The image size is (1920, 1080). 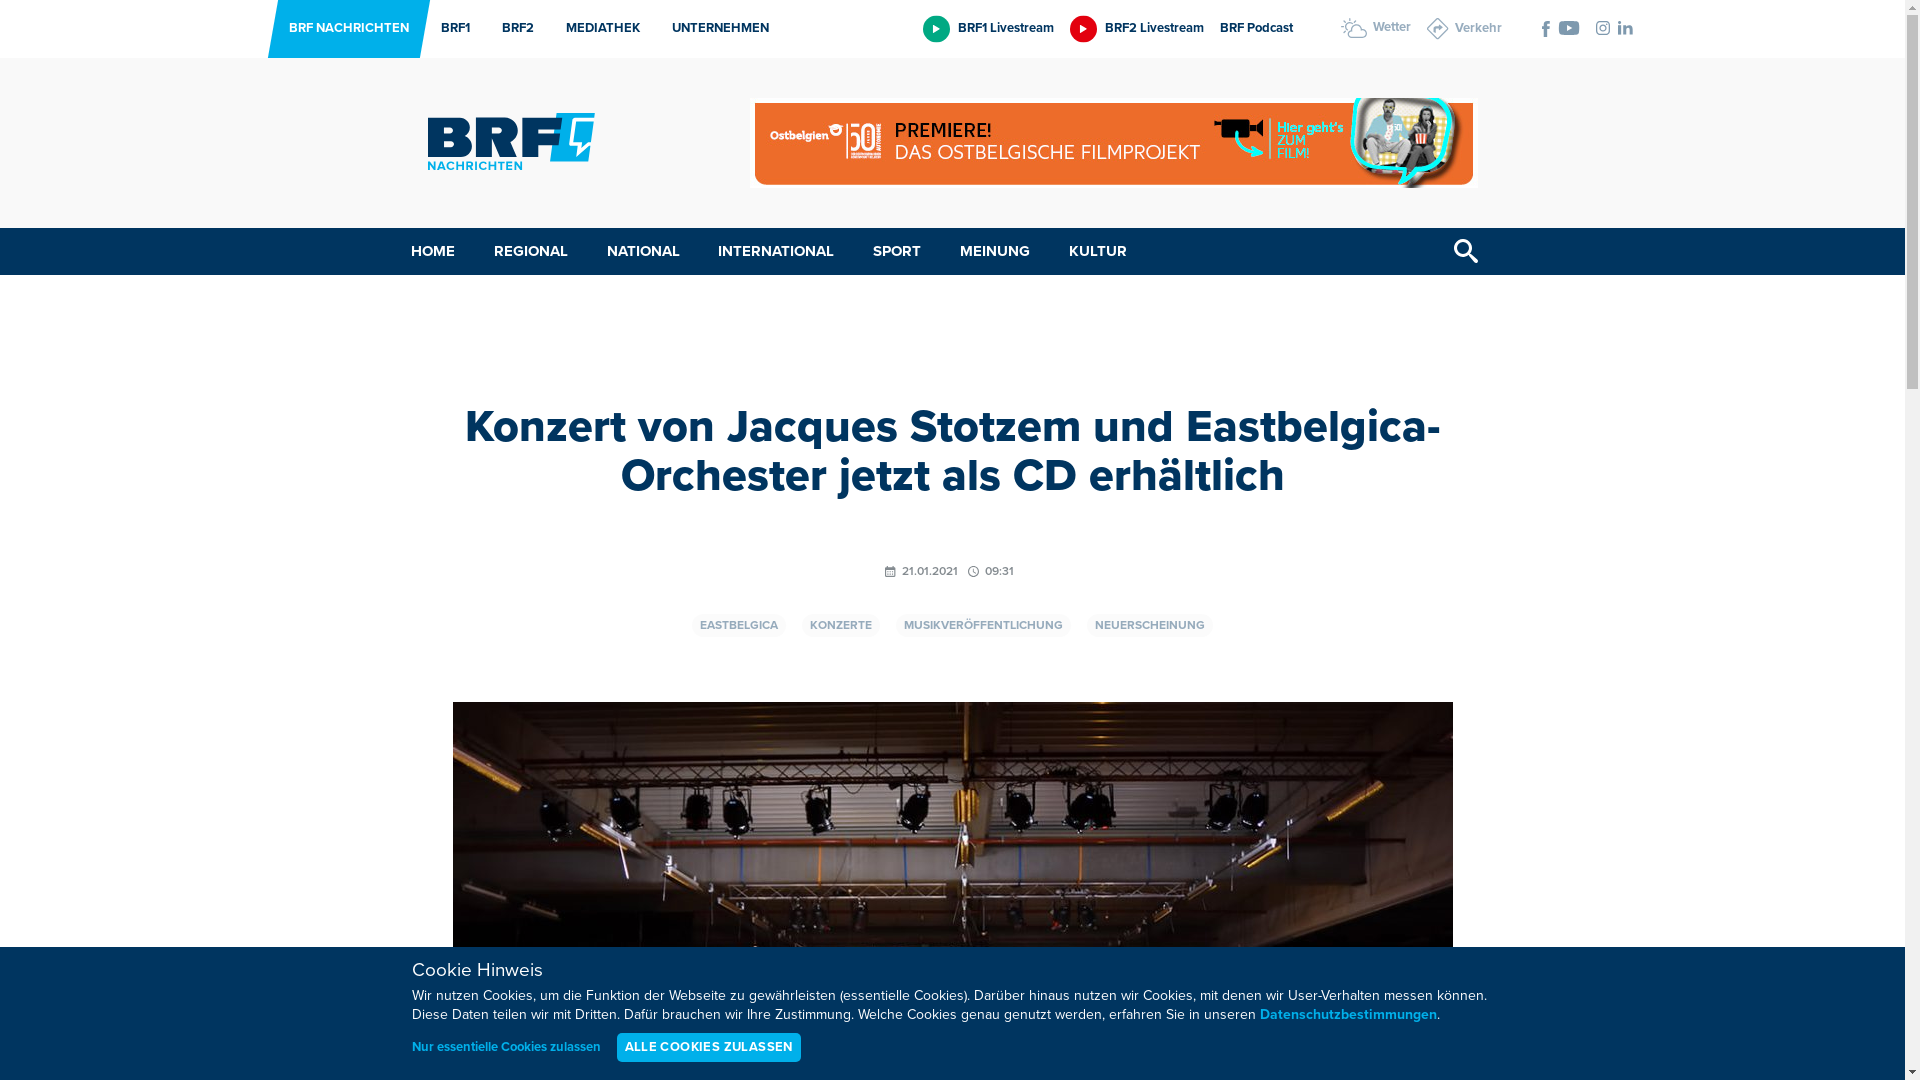 What do you see at coordinates (1454, 250) in the screenshot?
I see `'Suchen'` at bounding box center [1454, 250].